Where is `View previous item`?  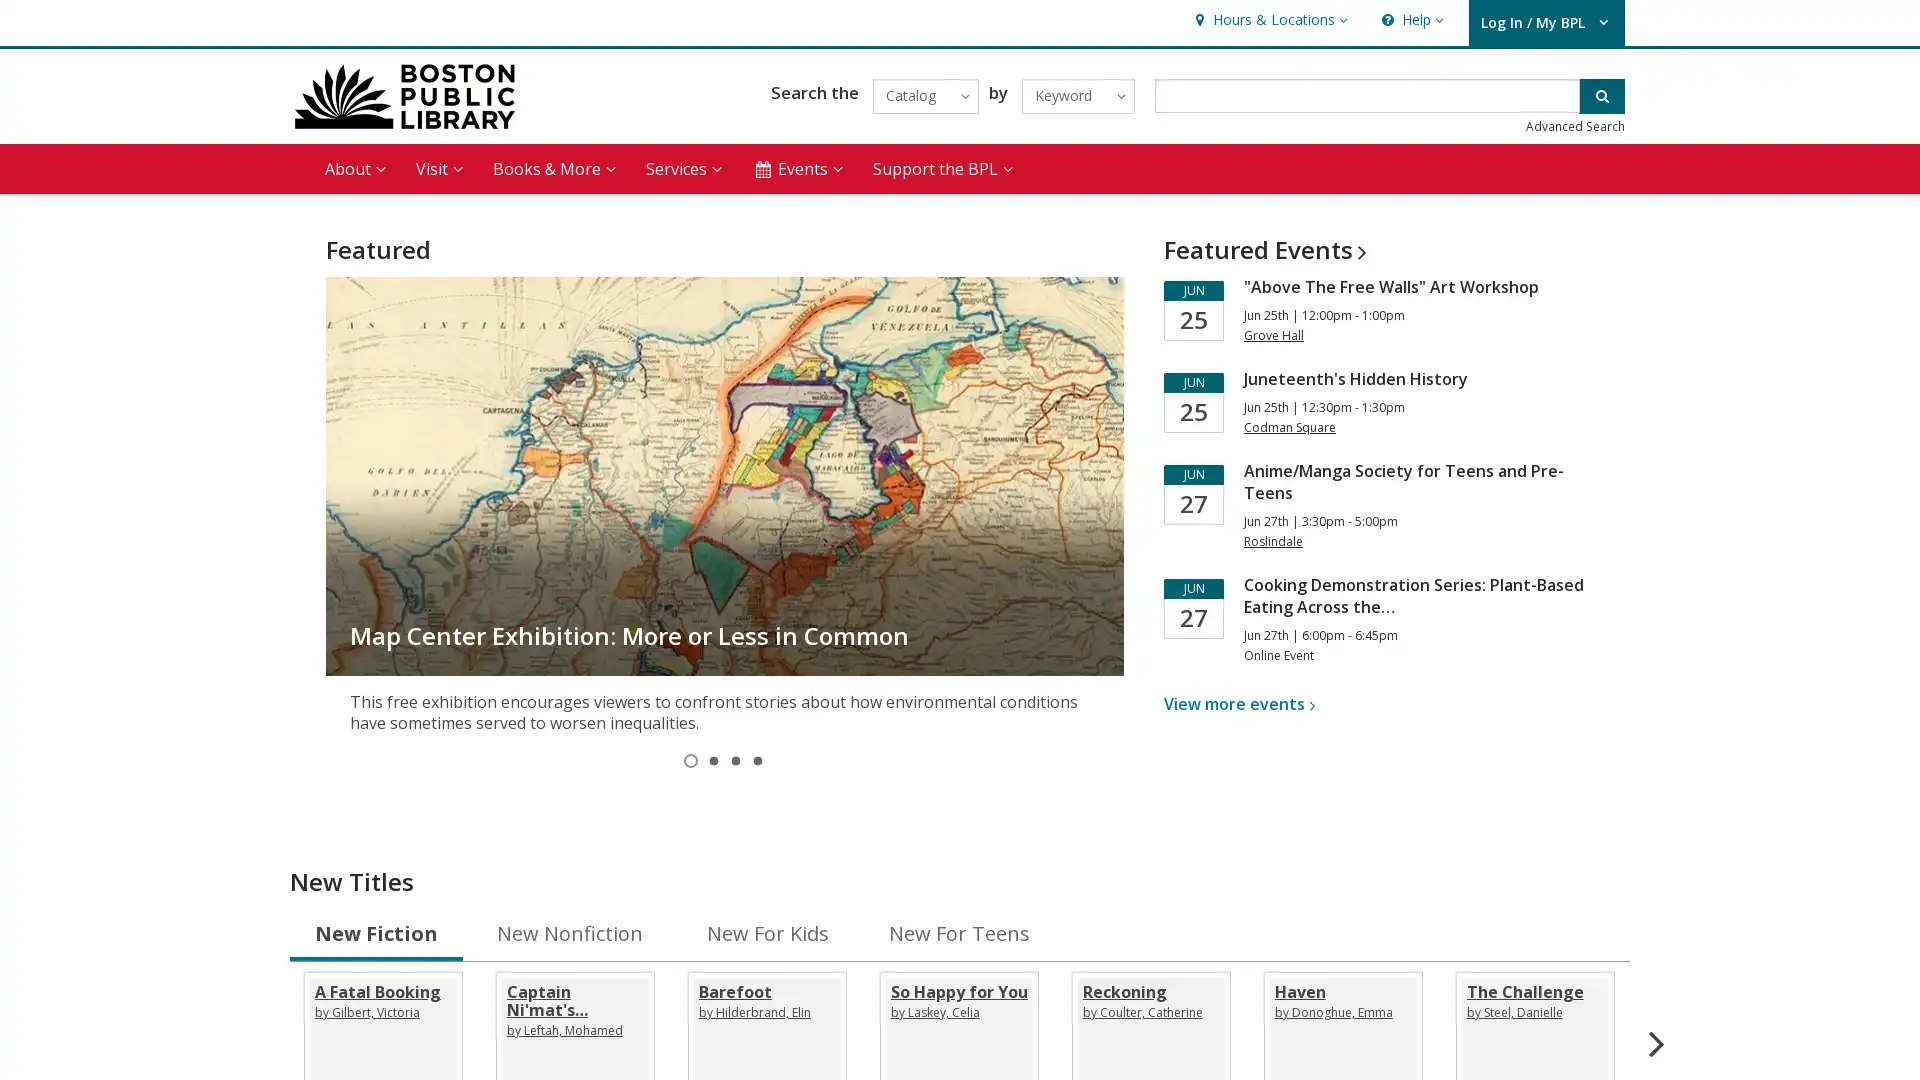
View previous item is located at coordinates (345, 474).